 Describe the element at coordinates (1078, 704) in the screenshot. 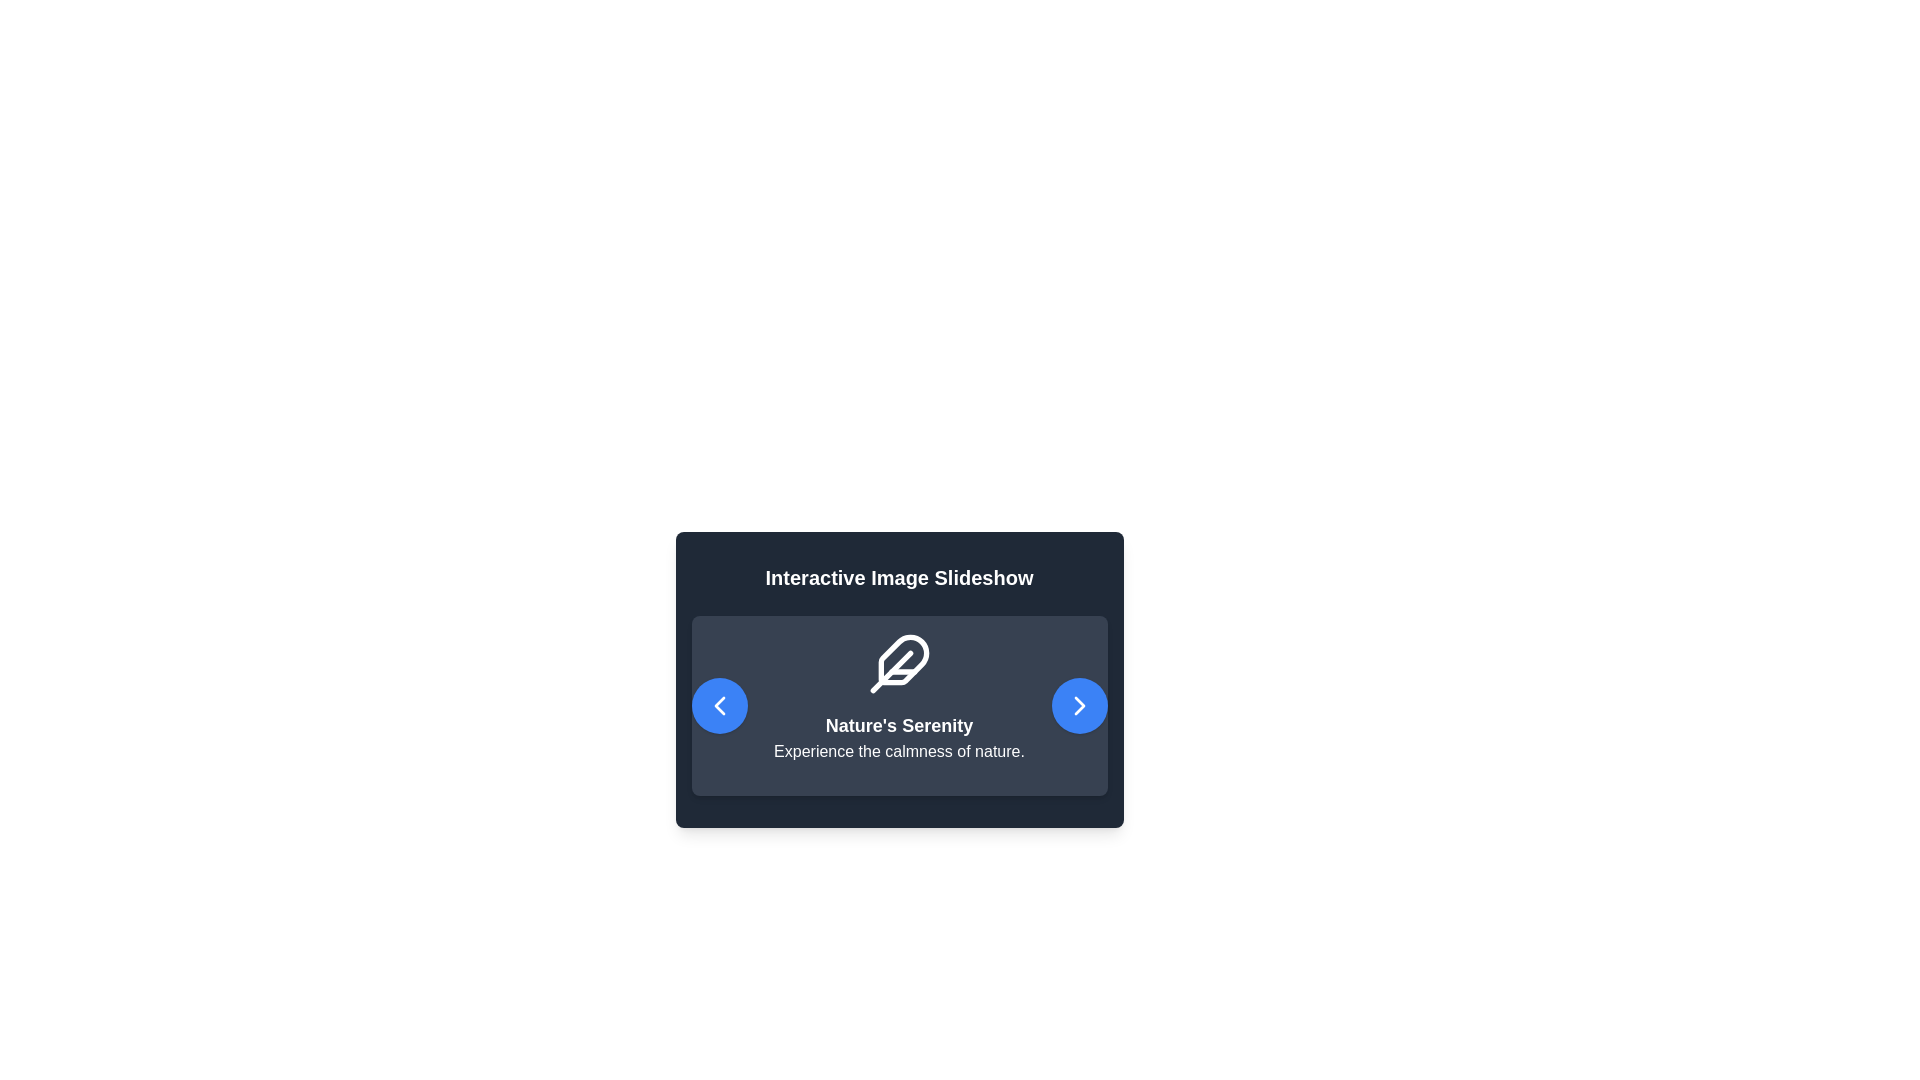

I see `the navigation icon located in the bottom-right corner of the dark-themed card titled 'Interactive Image Slideshow'` at that location.